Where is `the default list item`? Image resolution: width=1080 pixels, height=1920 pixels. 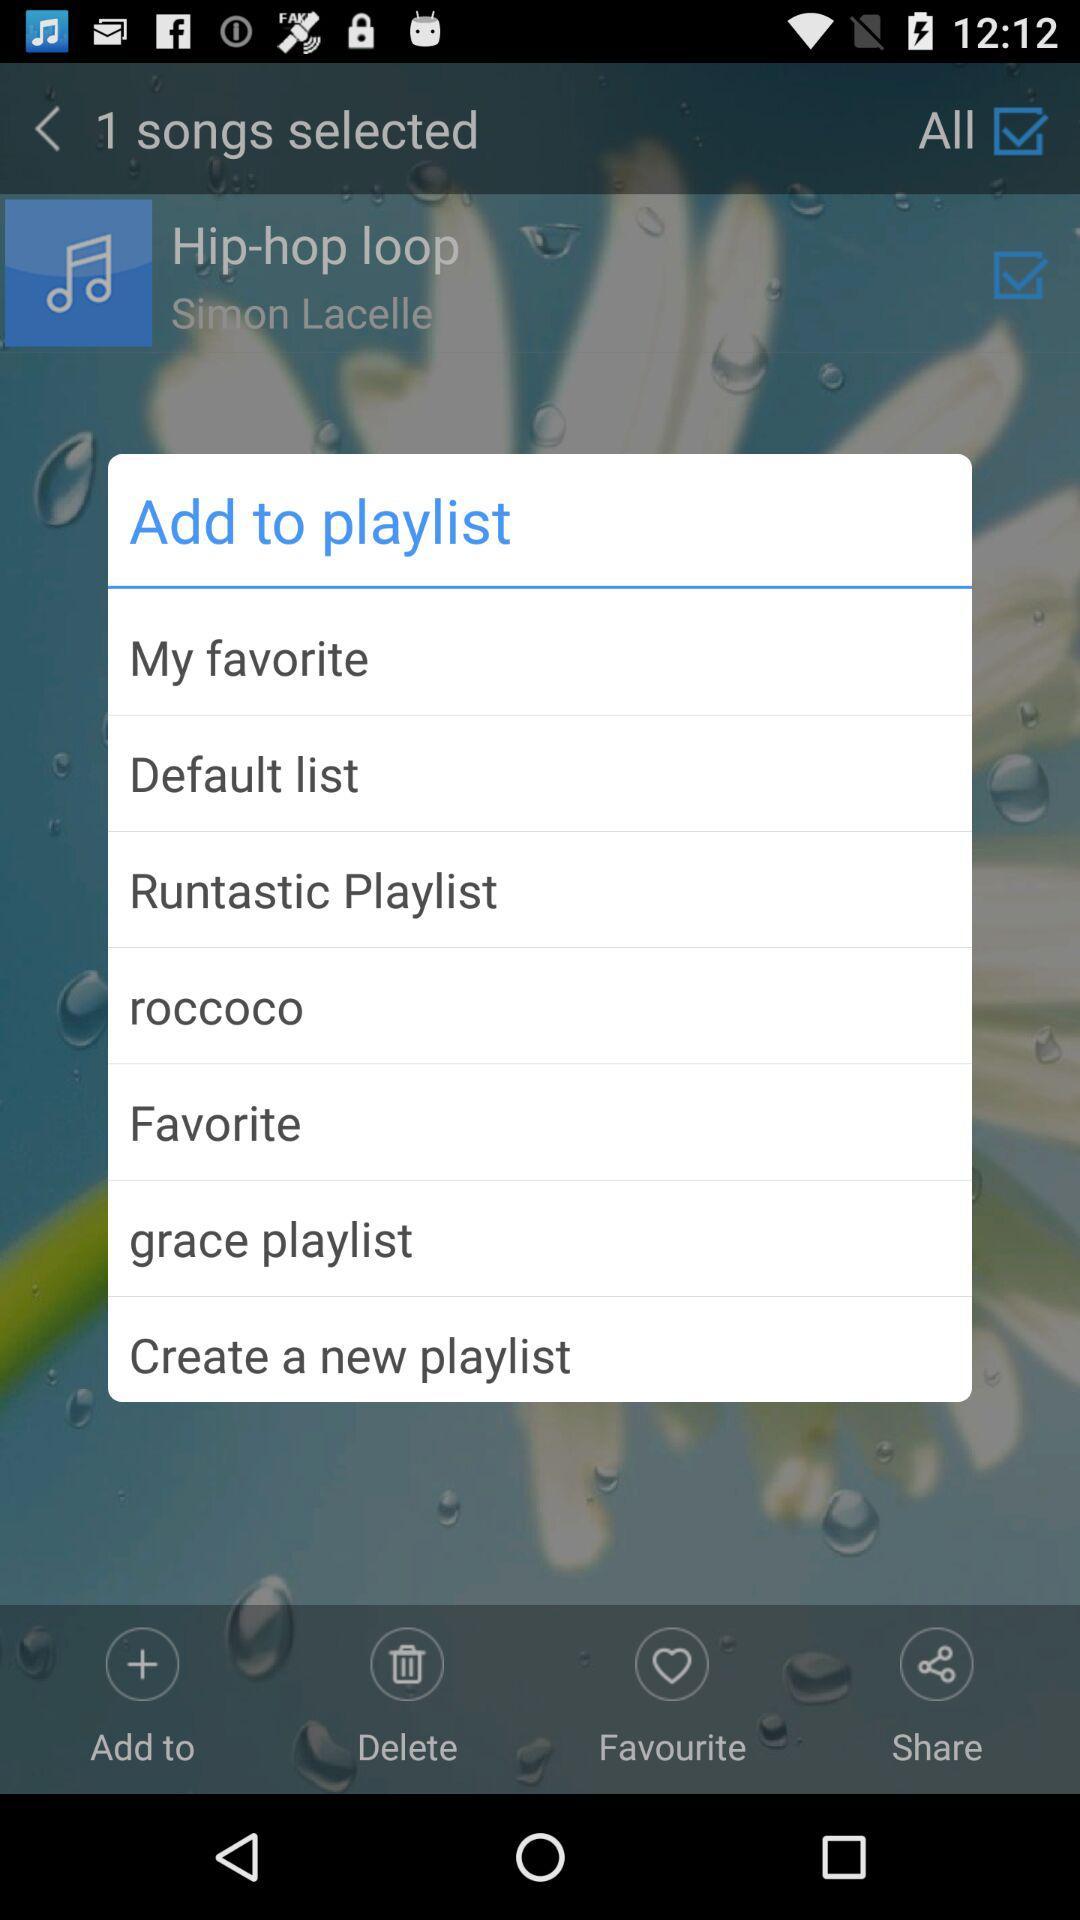
the default list item is located at coordinates (540, 772).